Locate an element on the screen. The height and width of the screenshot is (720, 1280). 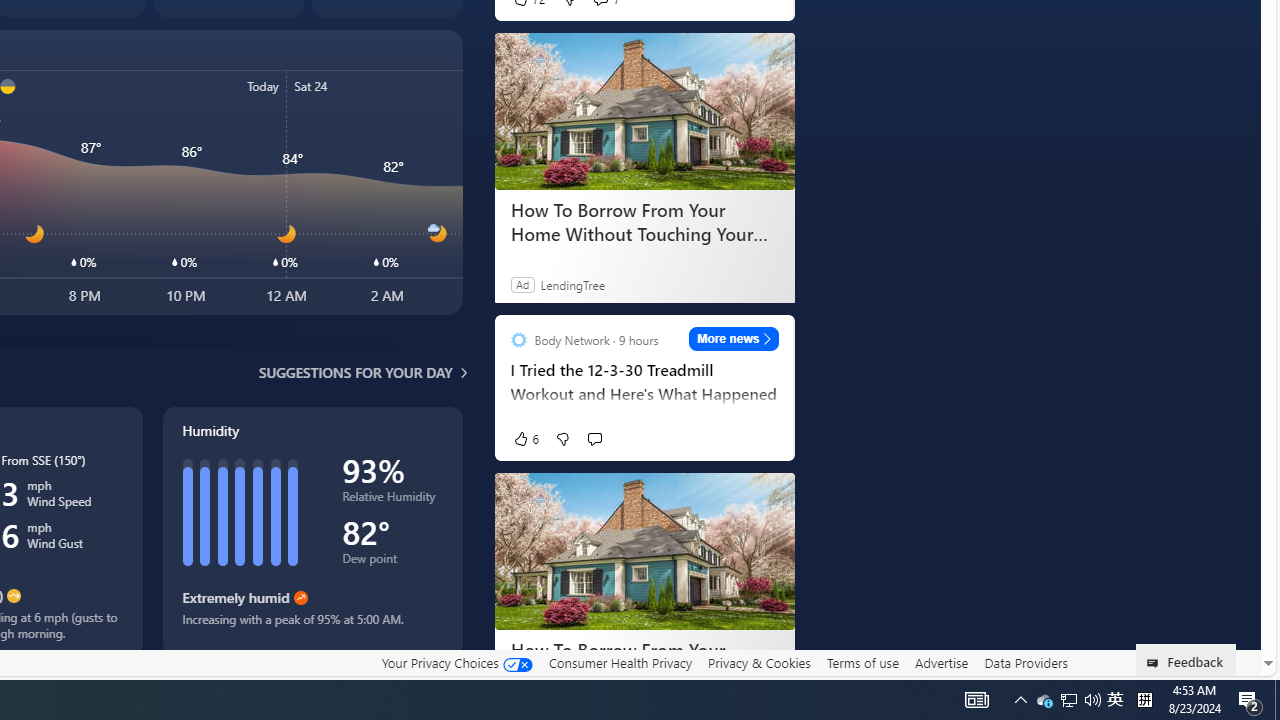
'Data Providers' is located at coordinates (1025, 663).